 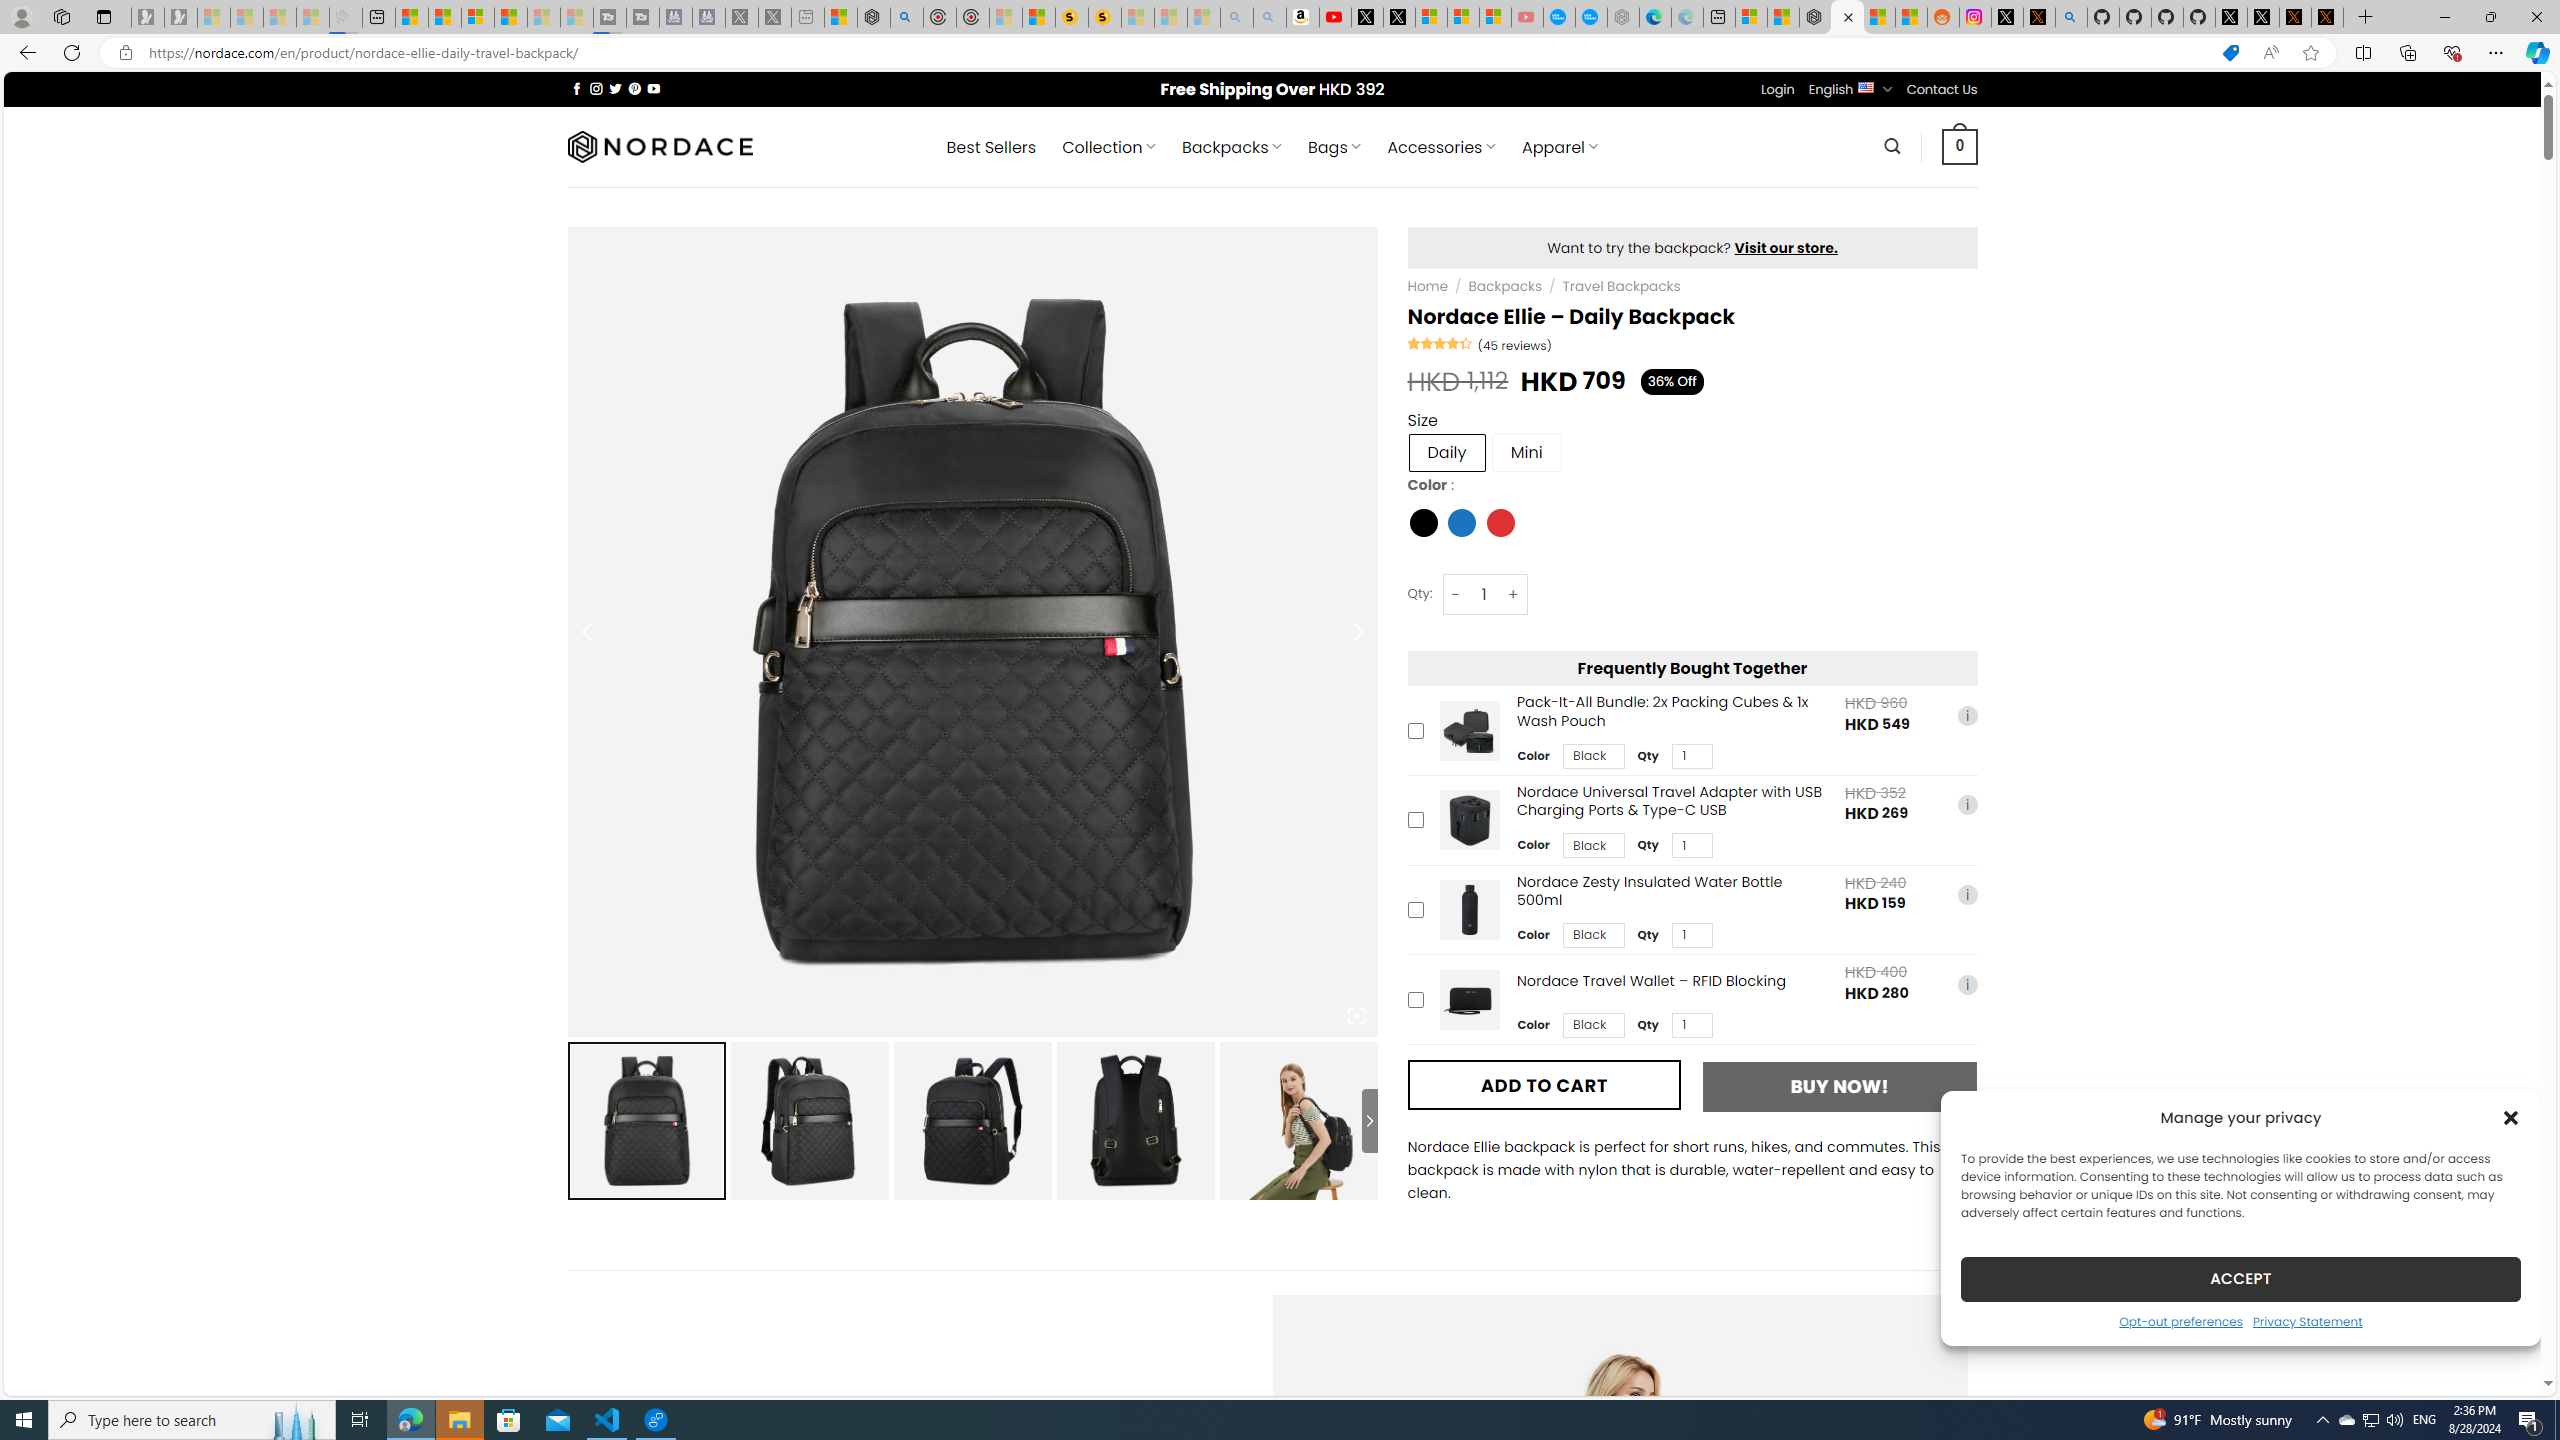 I want to click on 'i', so click(x=1966, y=984).